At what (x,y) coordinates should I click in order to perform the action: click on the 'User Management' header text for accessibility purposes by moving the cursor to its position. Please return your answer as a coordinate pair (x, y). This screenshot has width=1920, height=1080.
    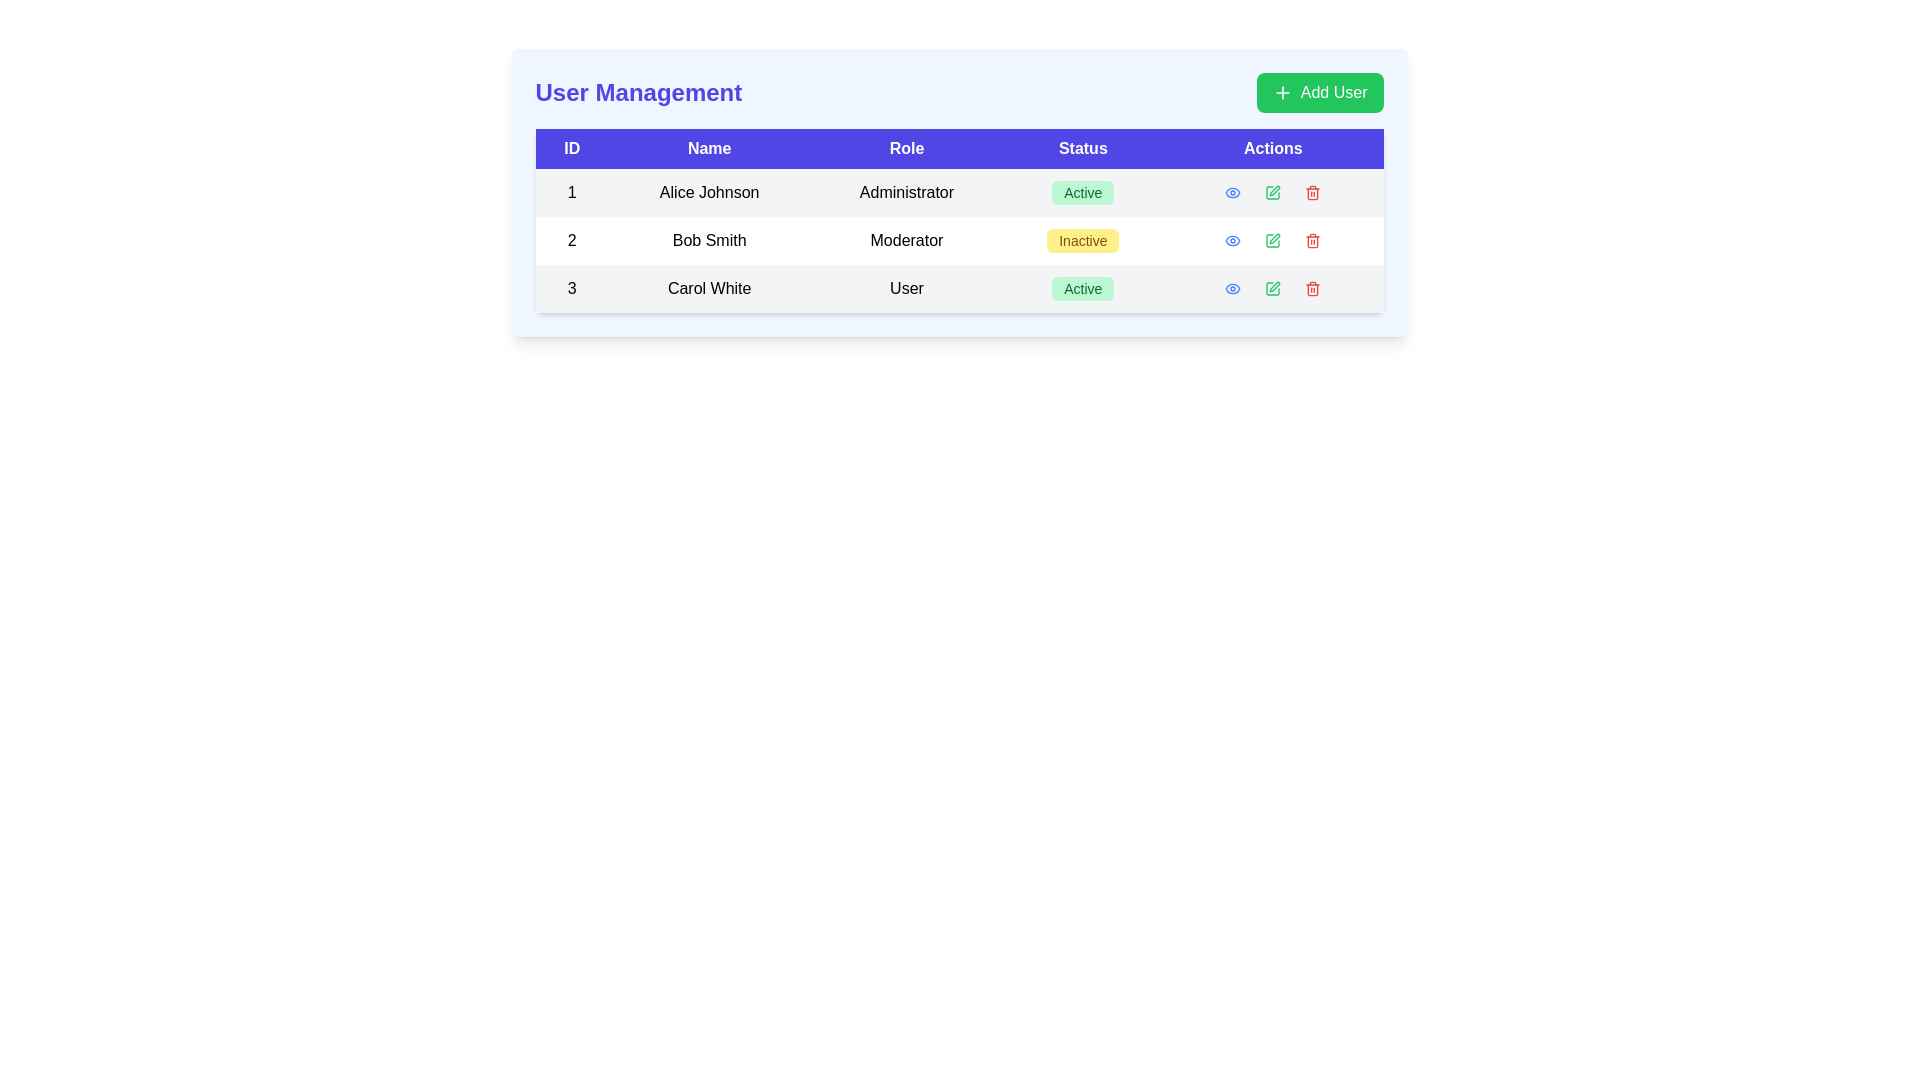
    Looking at the image, I should click on (637, 92).